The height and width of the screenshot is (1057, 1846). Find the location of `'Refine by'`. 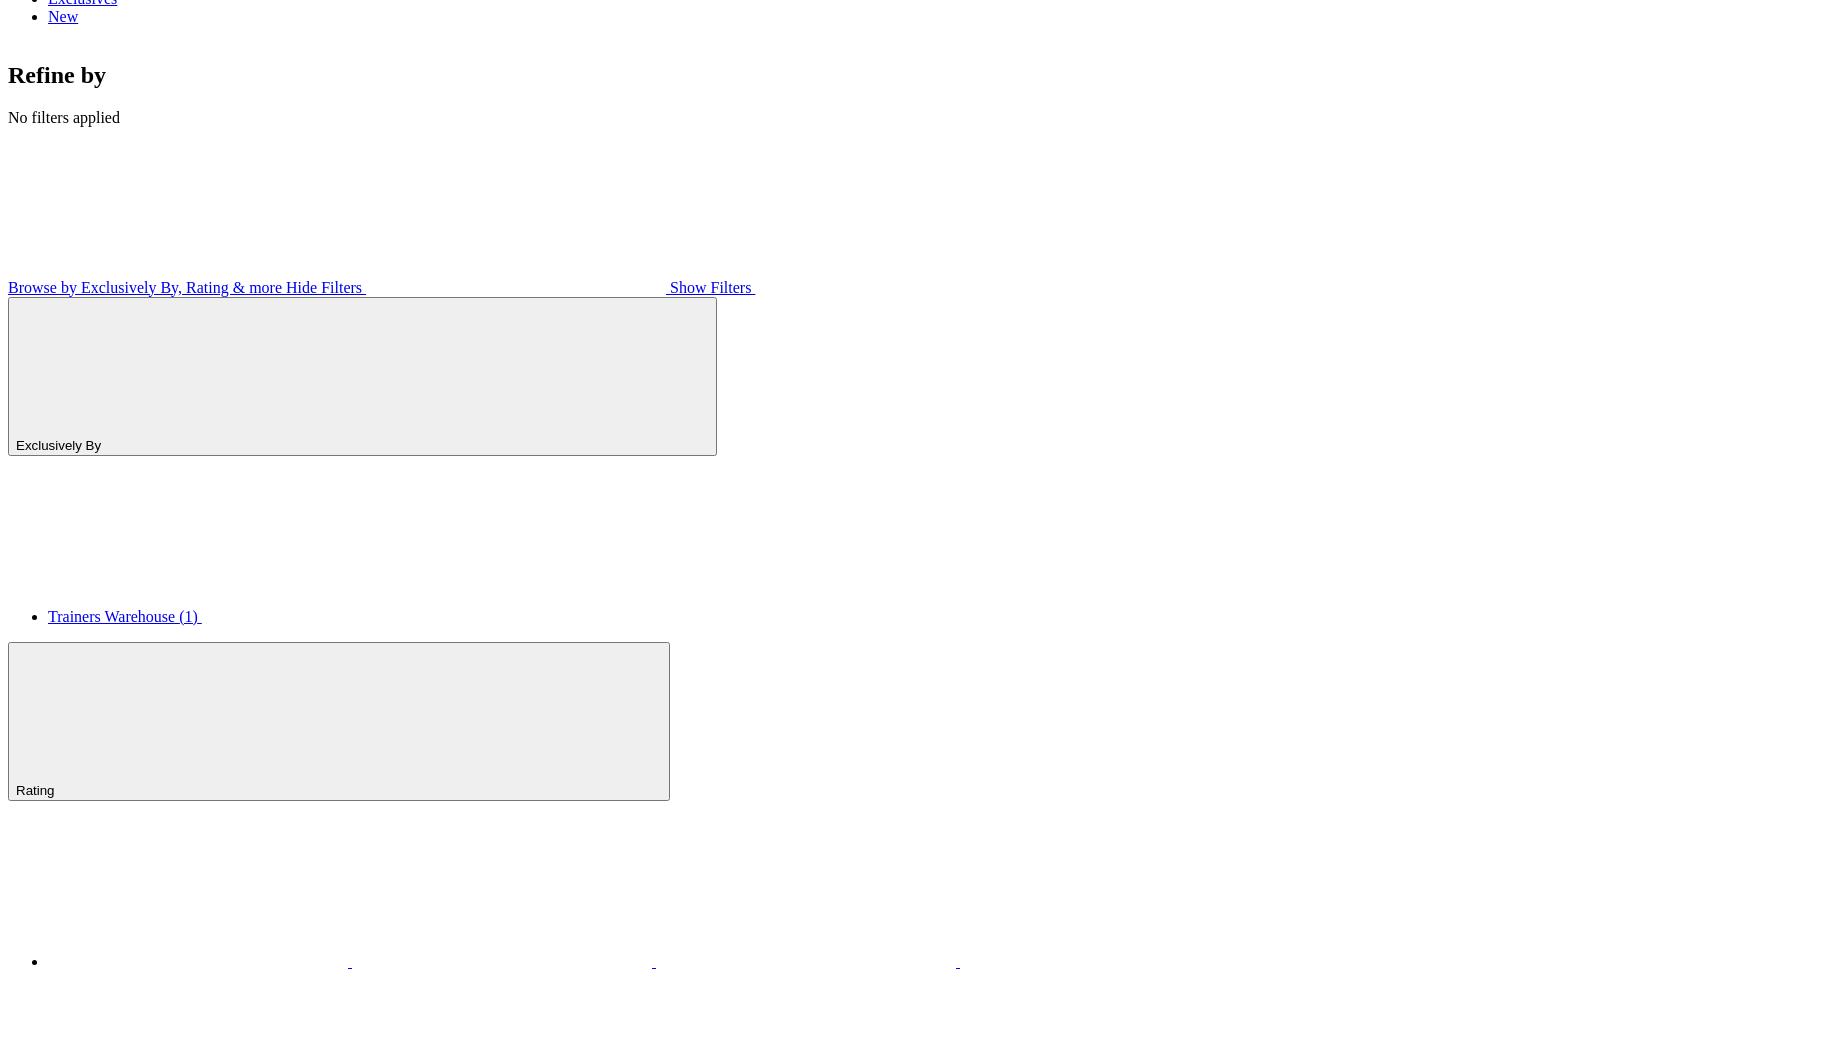

'Refine by' is located at coordinates (57, 73).